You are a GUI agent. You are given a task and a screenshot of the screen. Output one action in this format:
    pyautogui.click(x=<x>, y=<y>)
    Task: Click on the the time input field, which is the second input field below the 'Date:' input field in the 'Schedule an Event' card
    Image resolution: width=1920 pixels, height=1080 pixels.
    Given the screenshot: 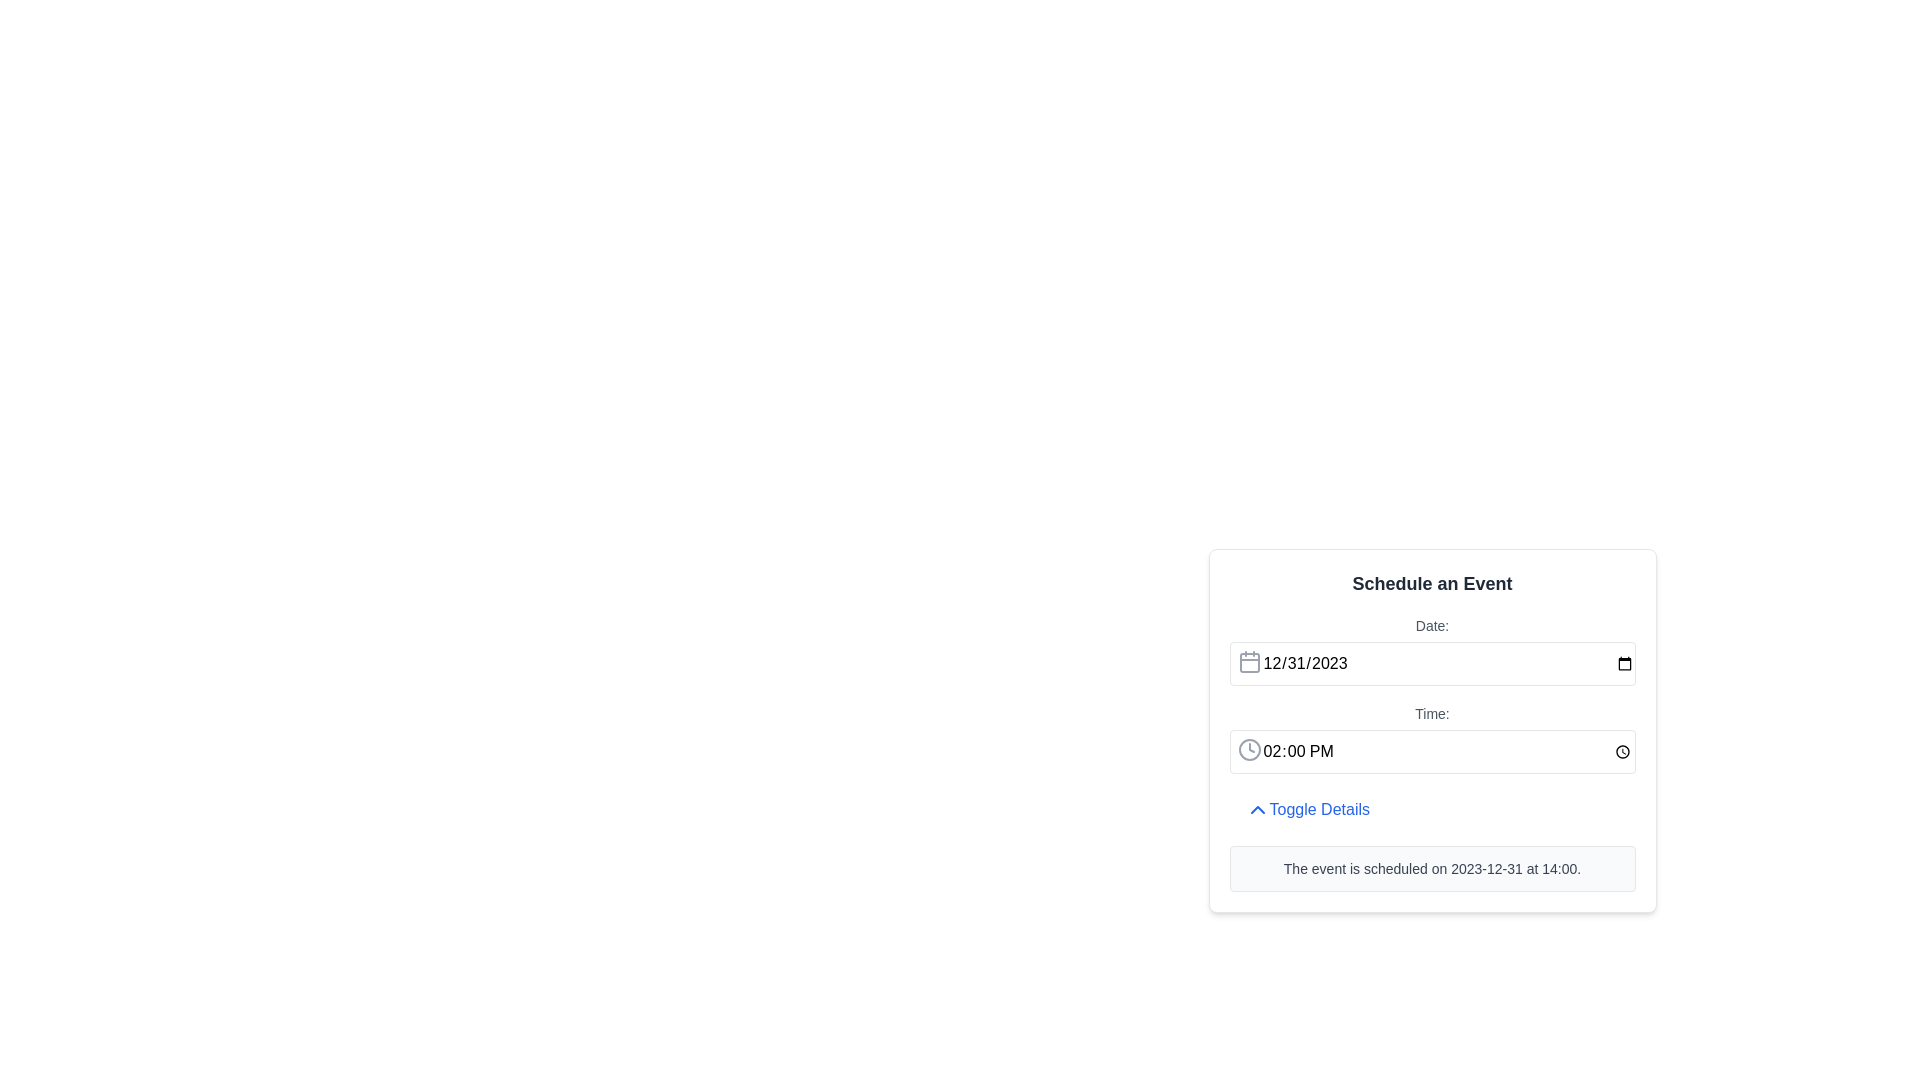 What is the action you would take?
    pyautogui.click(x=1431, y=752)
    